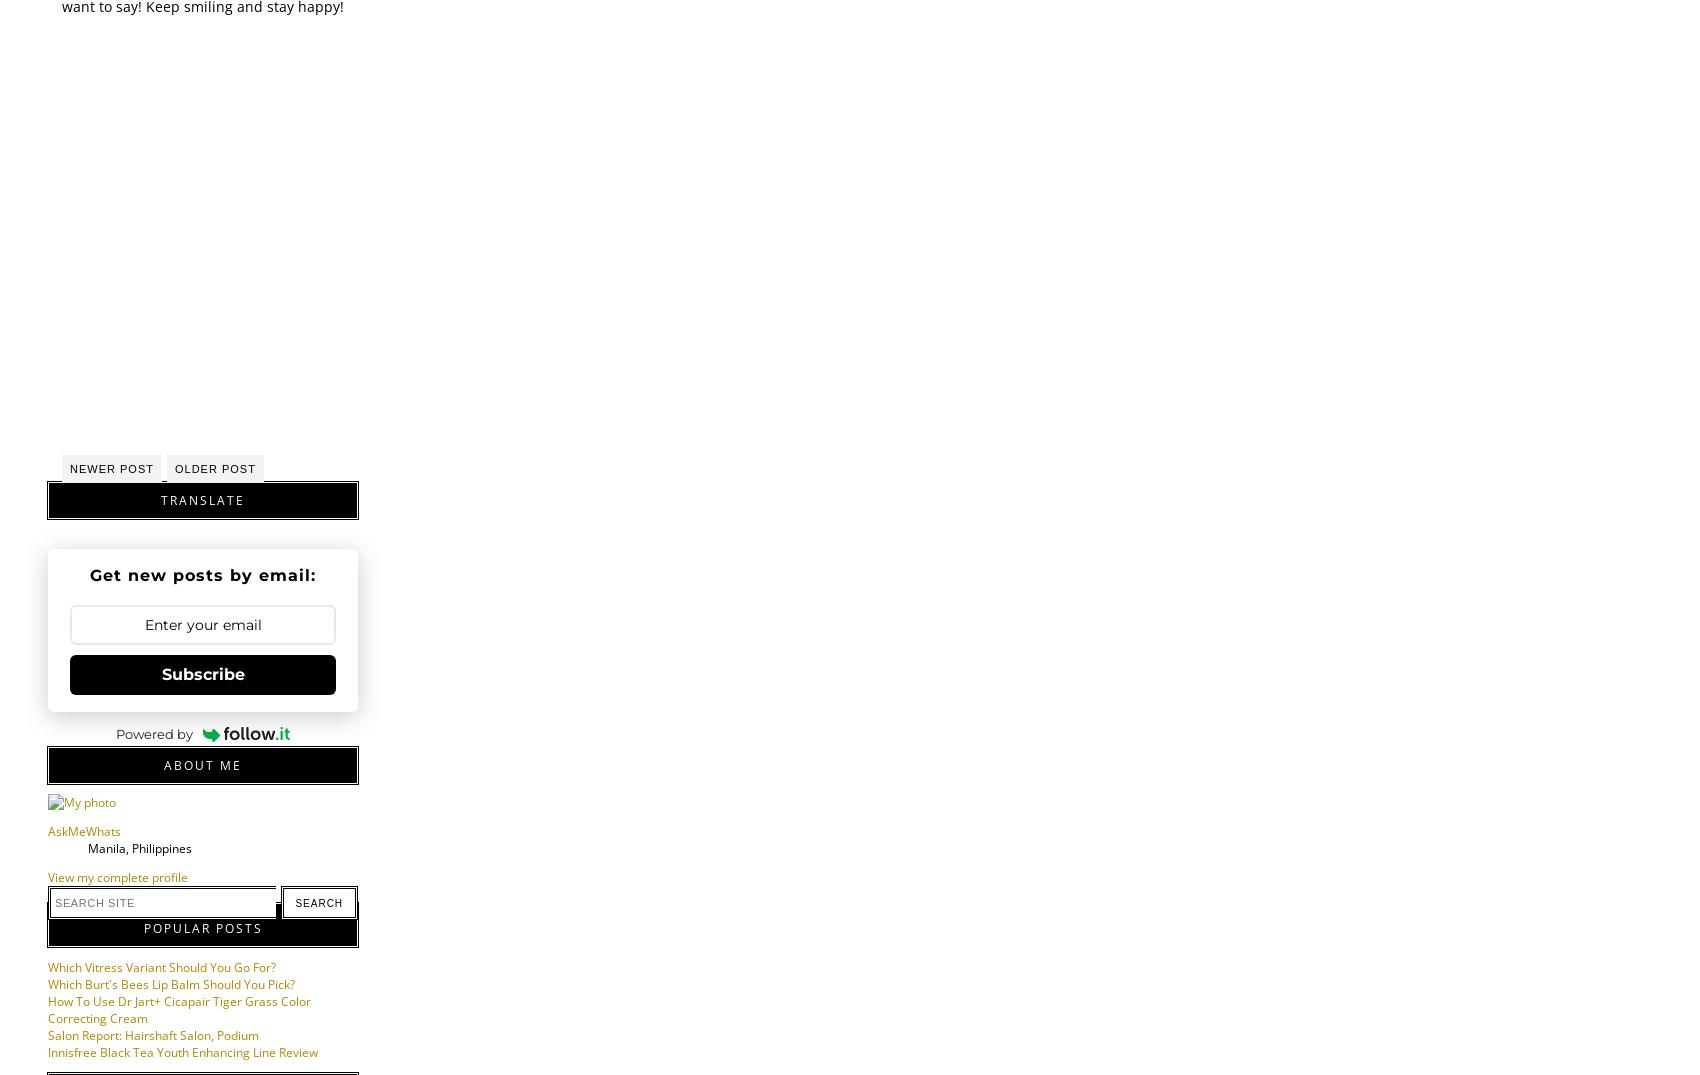 Image resolution: width=1700 pixels, height=1075 pixels. Describe the element at coordinates (181, 1052) in the screenshot. I see `'Innisfree Black Tea Youth Enhancing Line Review'` at that location.